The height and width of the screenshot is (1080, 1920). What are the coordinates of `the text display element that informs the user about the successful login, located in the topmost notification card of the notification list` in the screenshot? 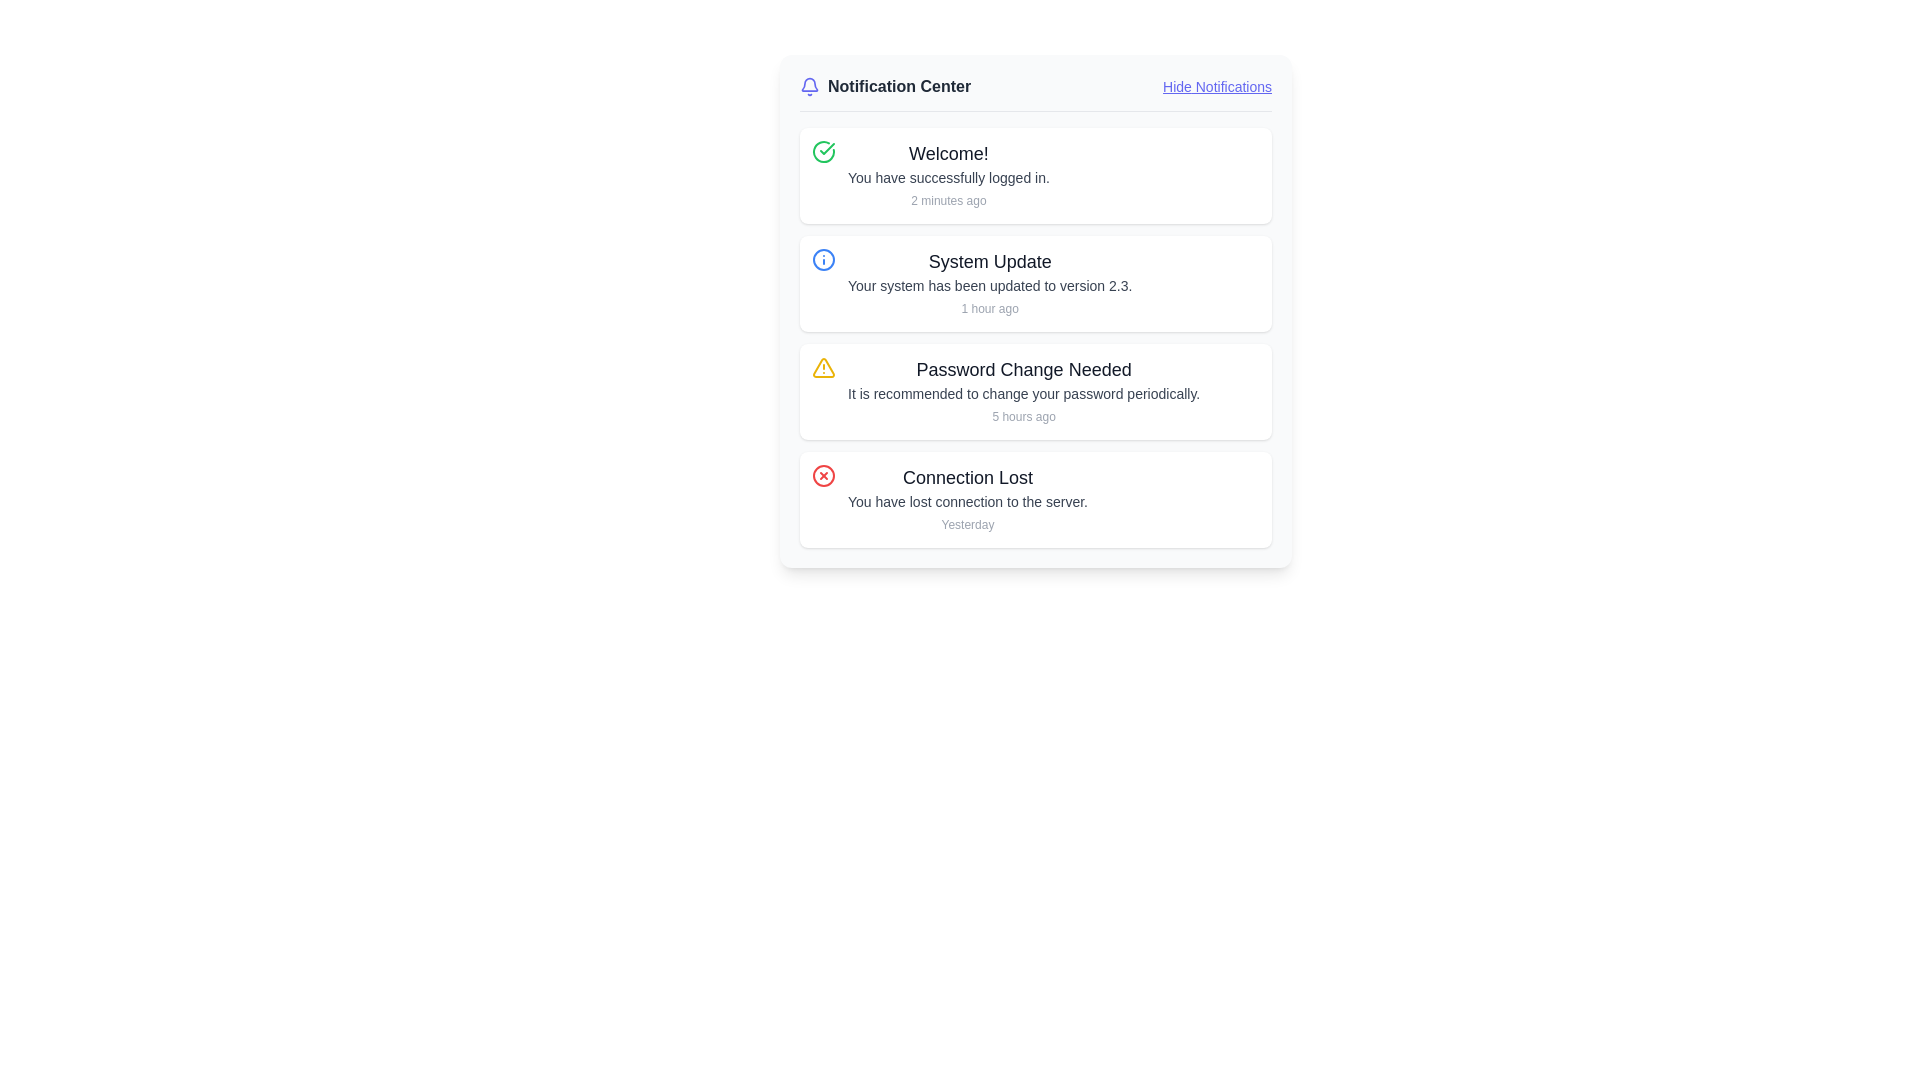 It's located at (947, 175).